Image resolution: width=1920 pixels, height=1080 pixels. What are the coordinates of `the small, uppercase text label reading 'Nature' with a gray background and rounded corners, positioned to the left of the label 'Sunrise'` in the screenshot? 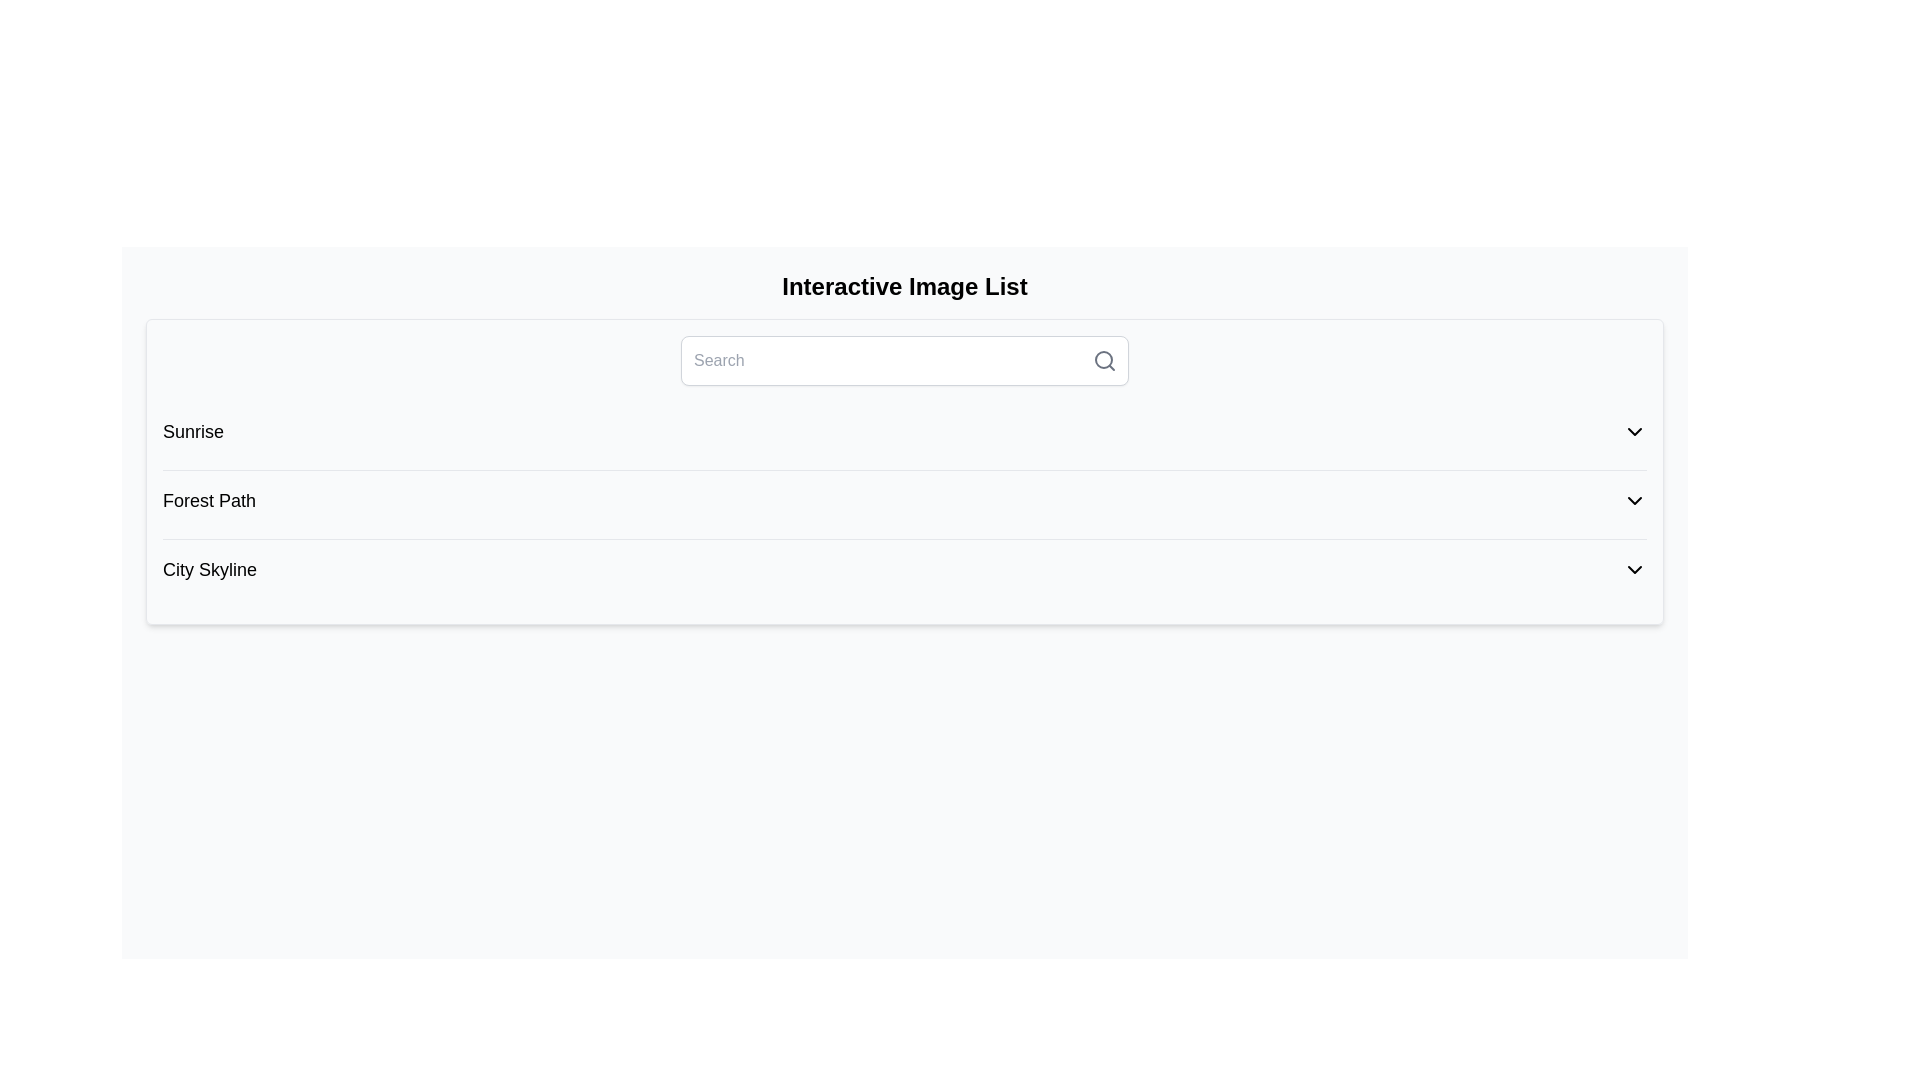 It's located at (195, 493).